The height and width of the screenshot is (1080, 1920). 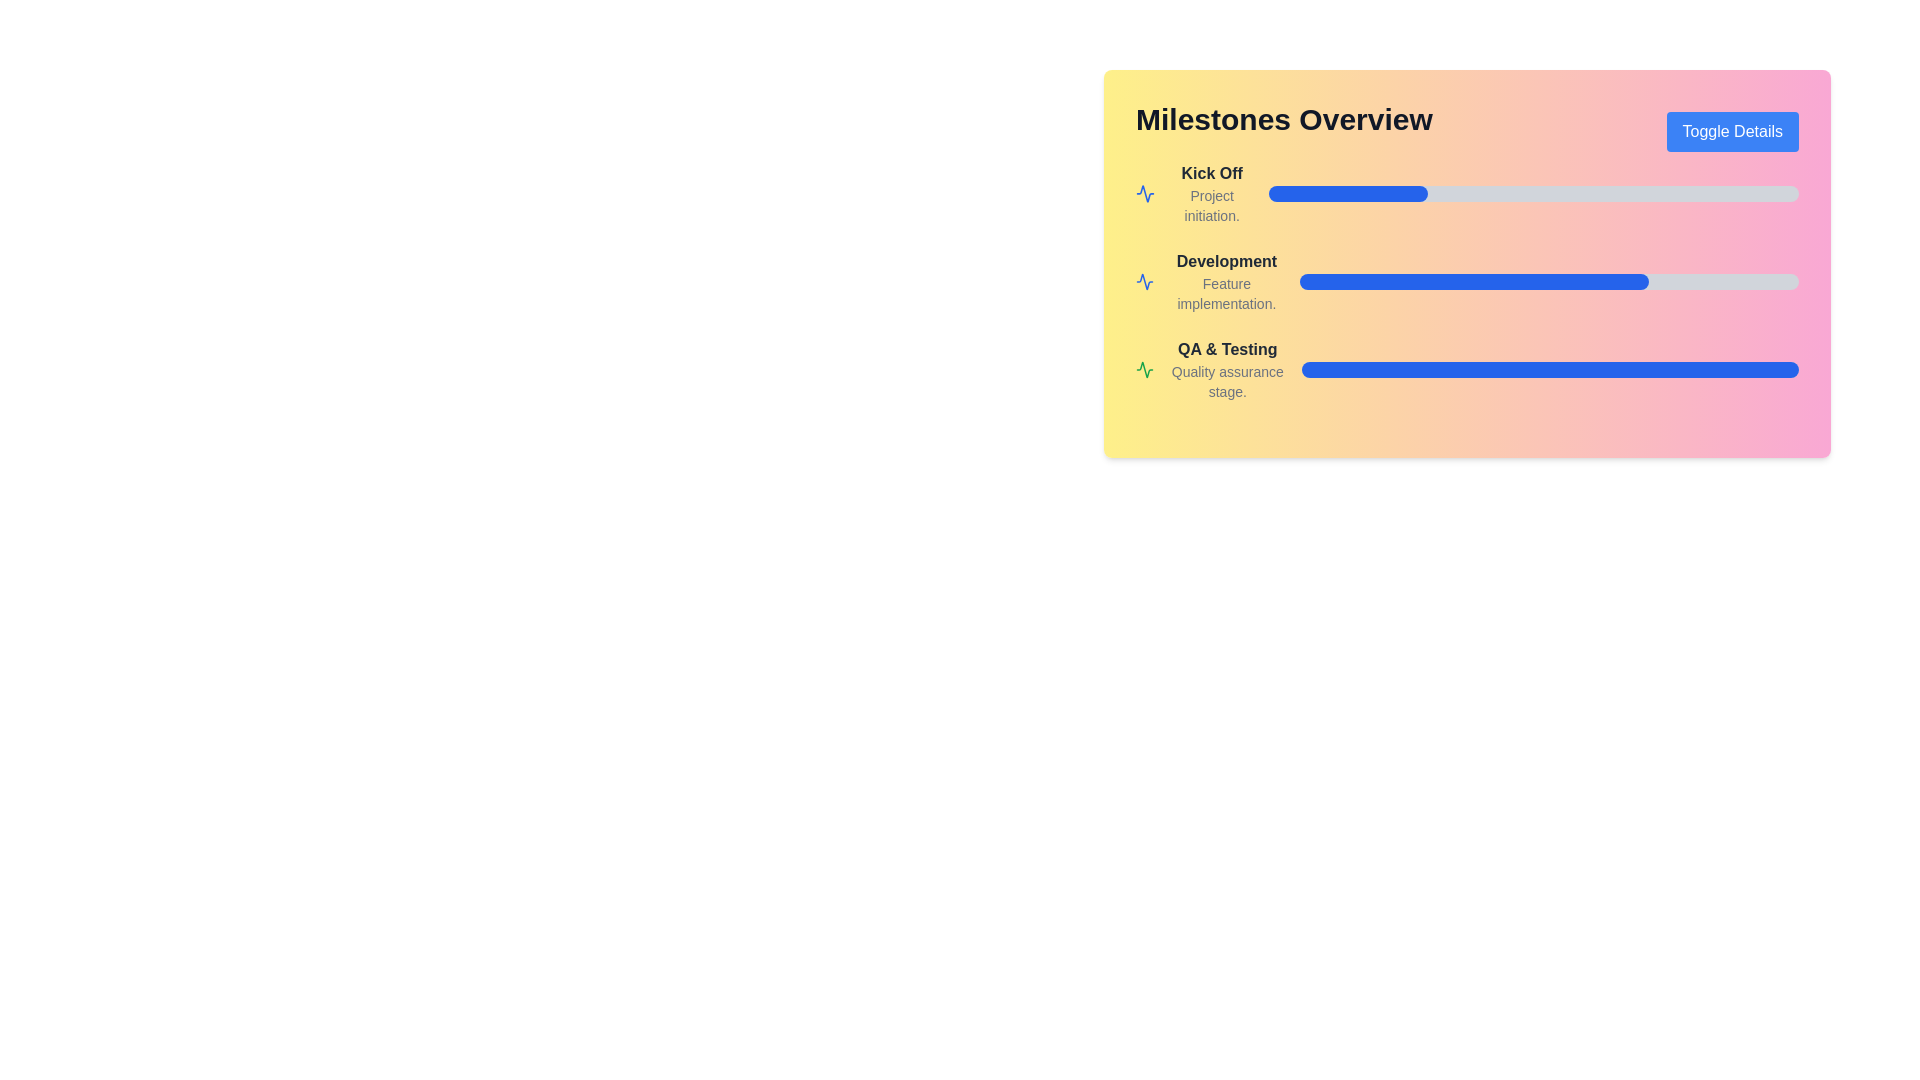 What do you see at coordinates (1284, 119) in the screenshot?
I see `the Header Text that indicates the subject of the section, providing an overview of milestones in a project or task` at bounding box center [1284, 119].